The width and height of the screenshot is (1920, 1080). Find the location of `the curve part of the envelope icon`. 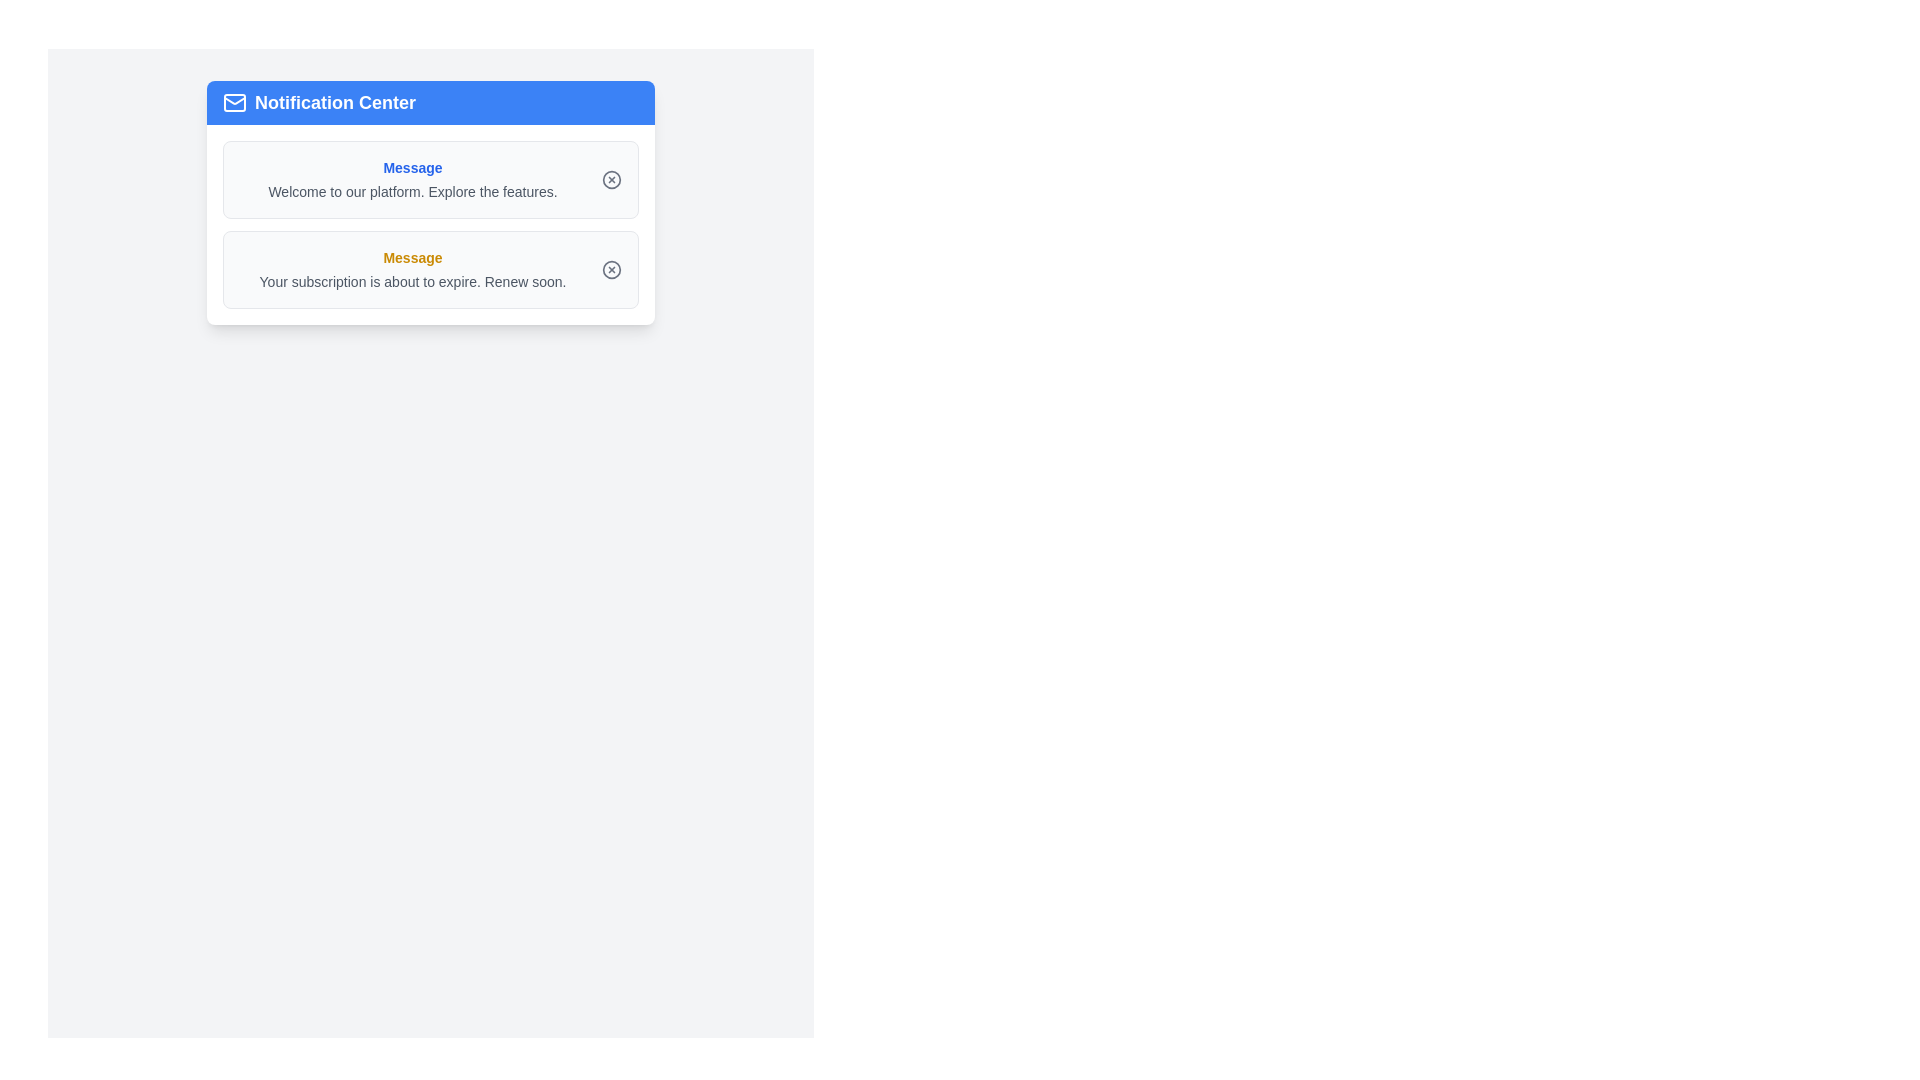

the curve part of the envelope icon is located at coordinates (235, 100).